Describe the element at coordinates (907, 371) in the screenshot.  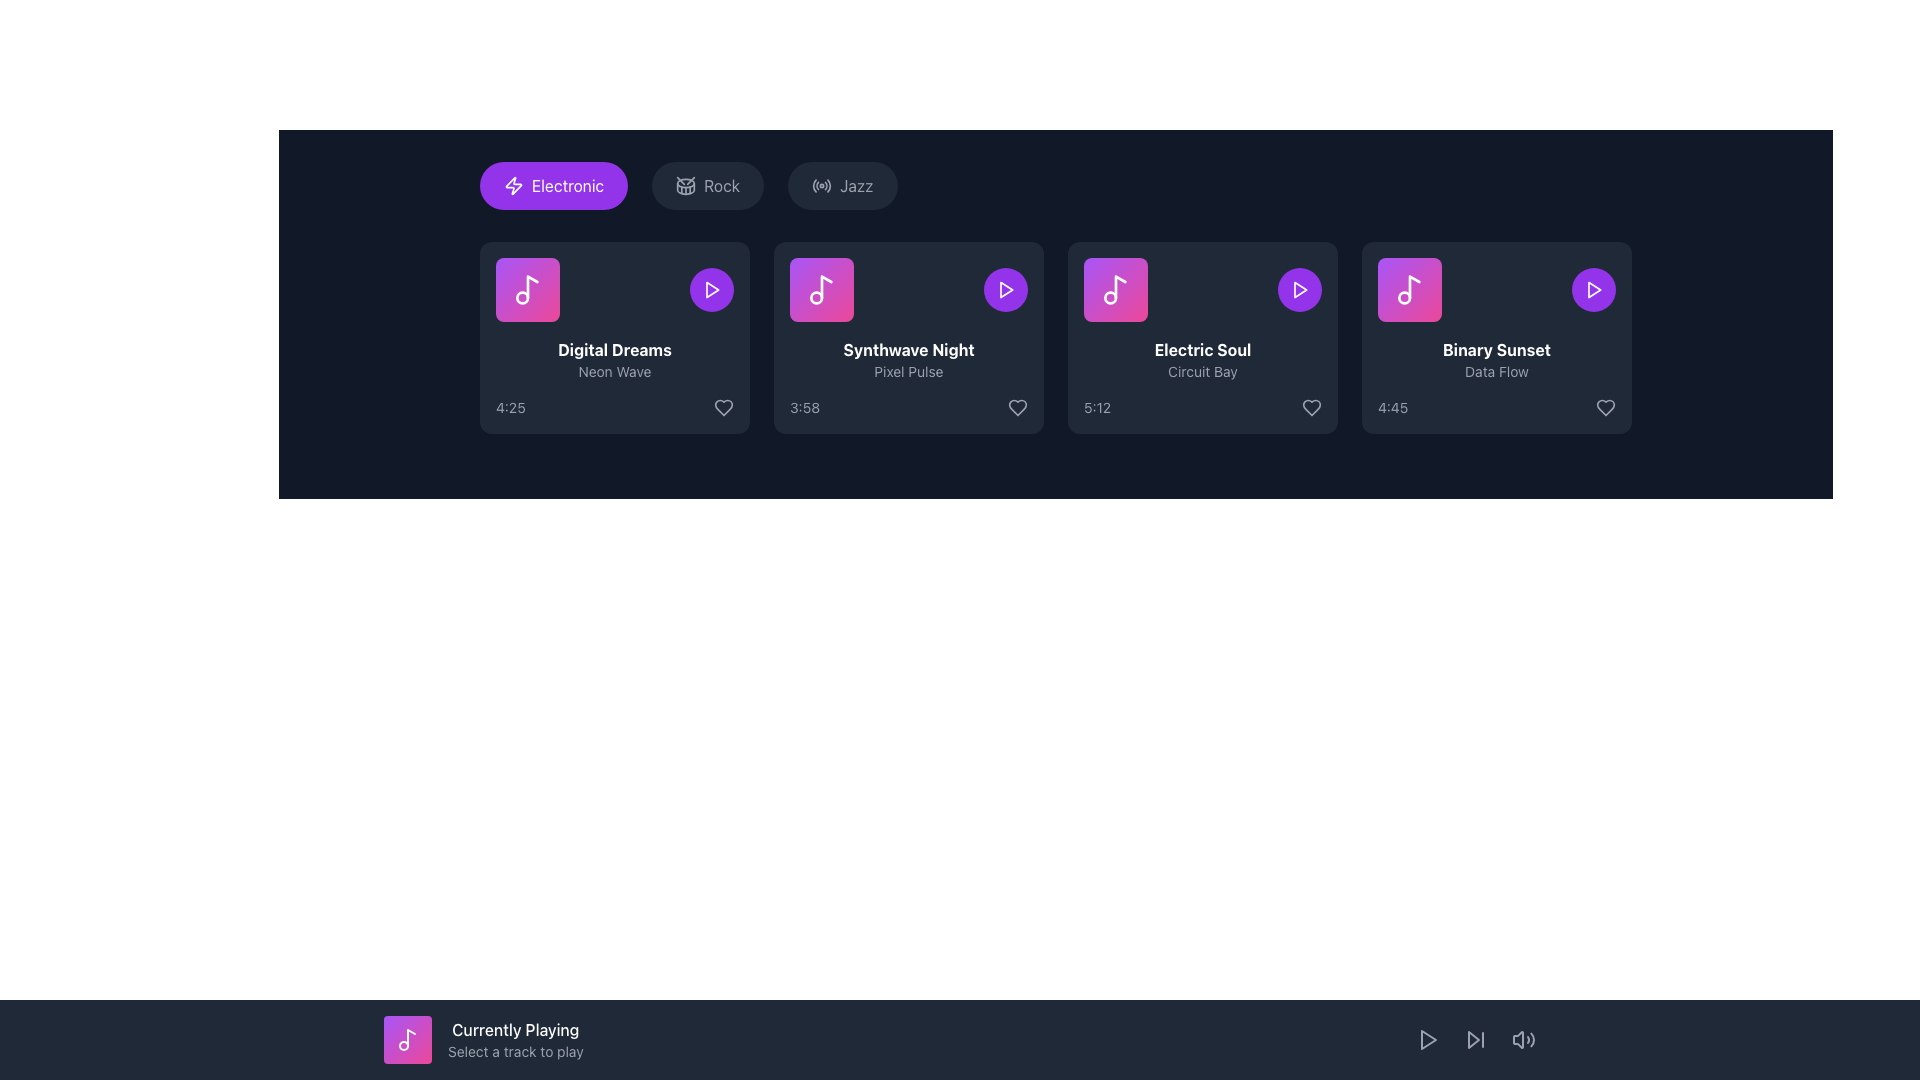
I see `the text label displaying the artist's name below the title 'Synthwave Night' and above the duration '3:58' in the music track card` at that location.